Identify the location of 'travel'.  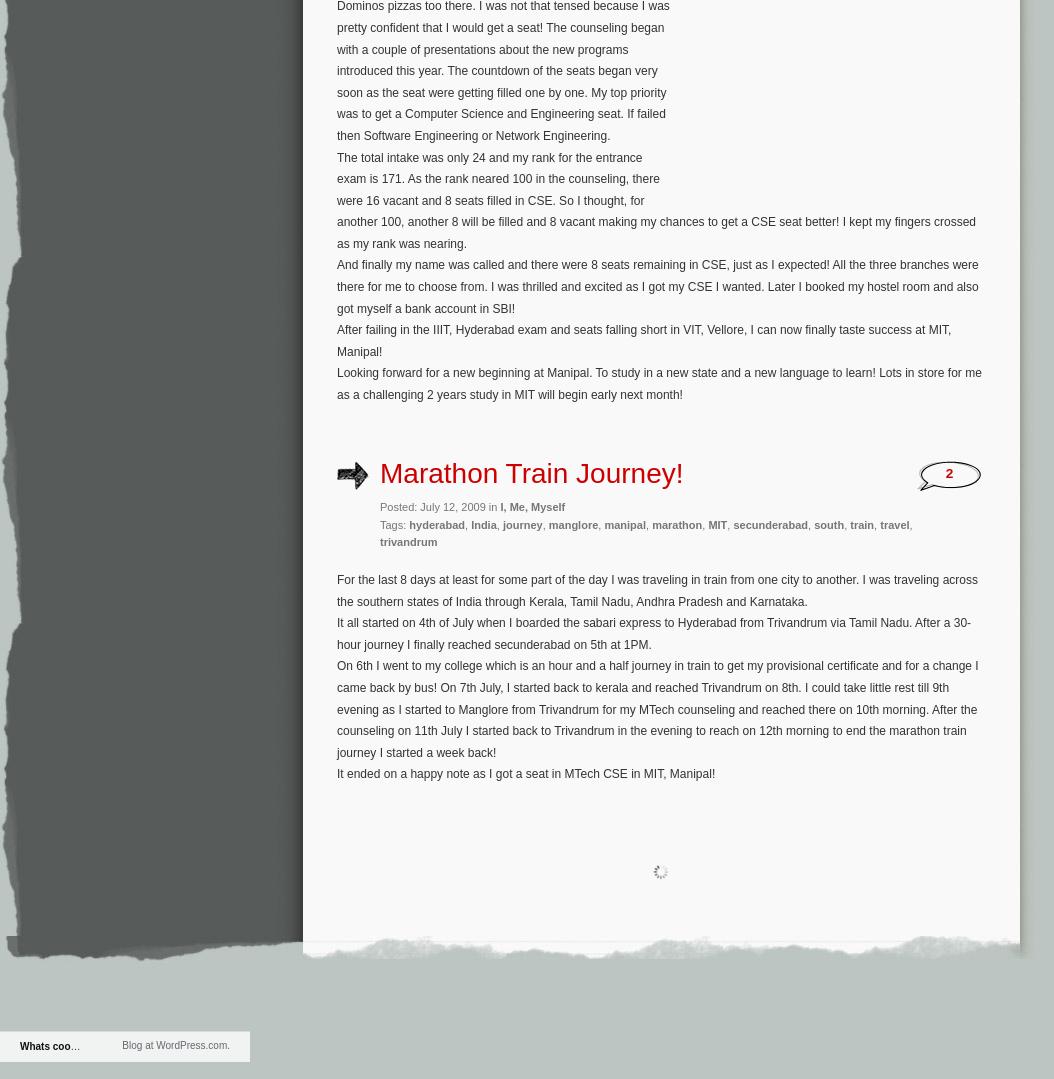
(894, 523).